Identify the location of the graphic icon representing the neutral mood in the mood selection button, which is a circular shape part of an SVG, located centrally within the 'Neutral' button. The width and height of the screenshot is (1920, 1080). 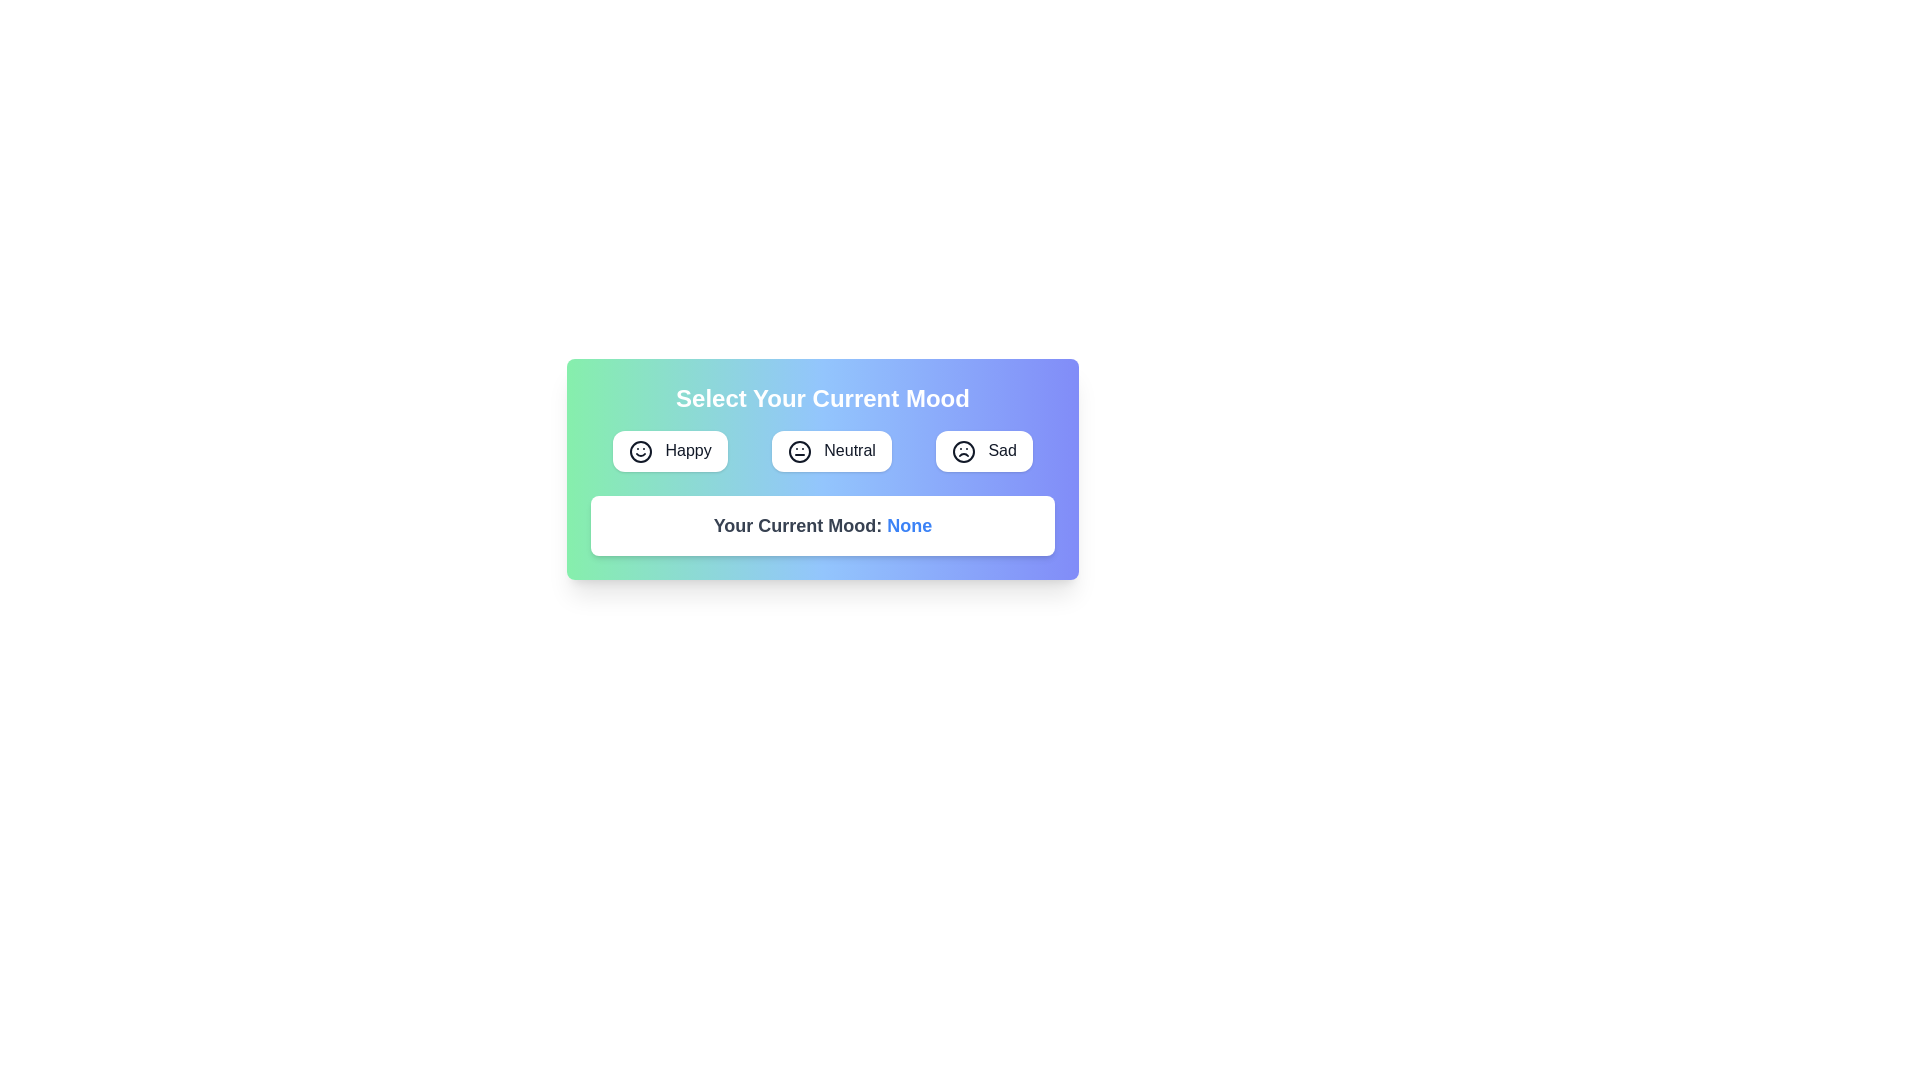
(798, 451).